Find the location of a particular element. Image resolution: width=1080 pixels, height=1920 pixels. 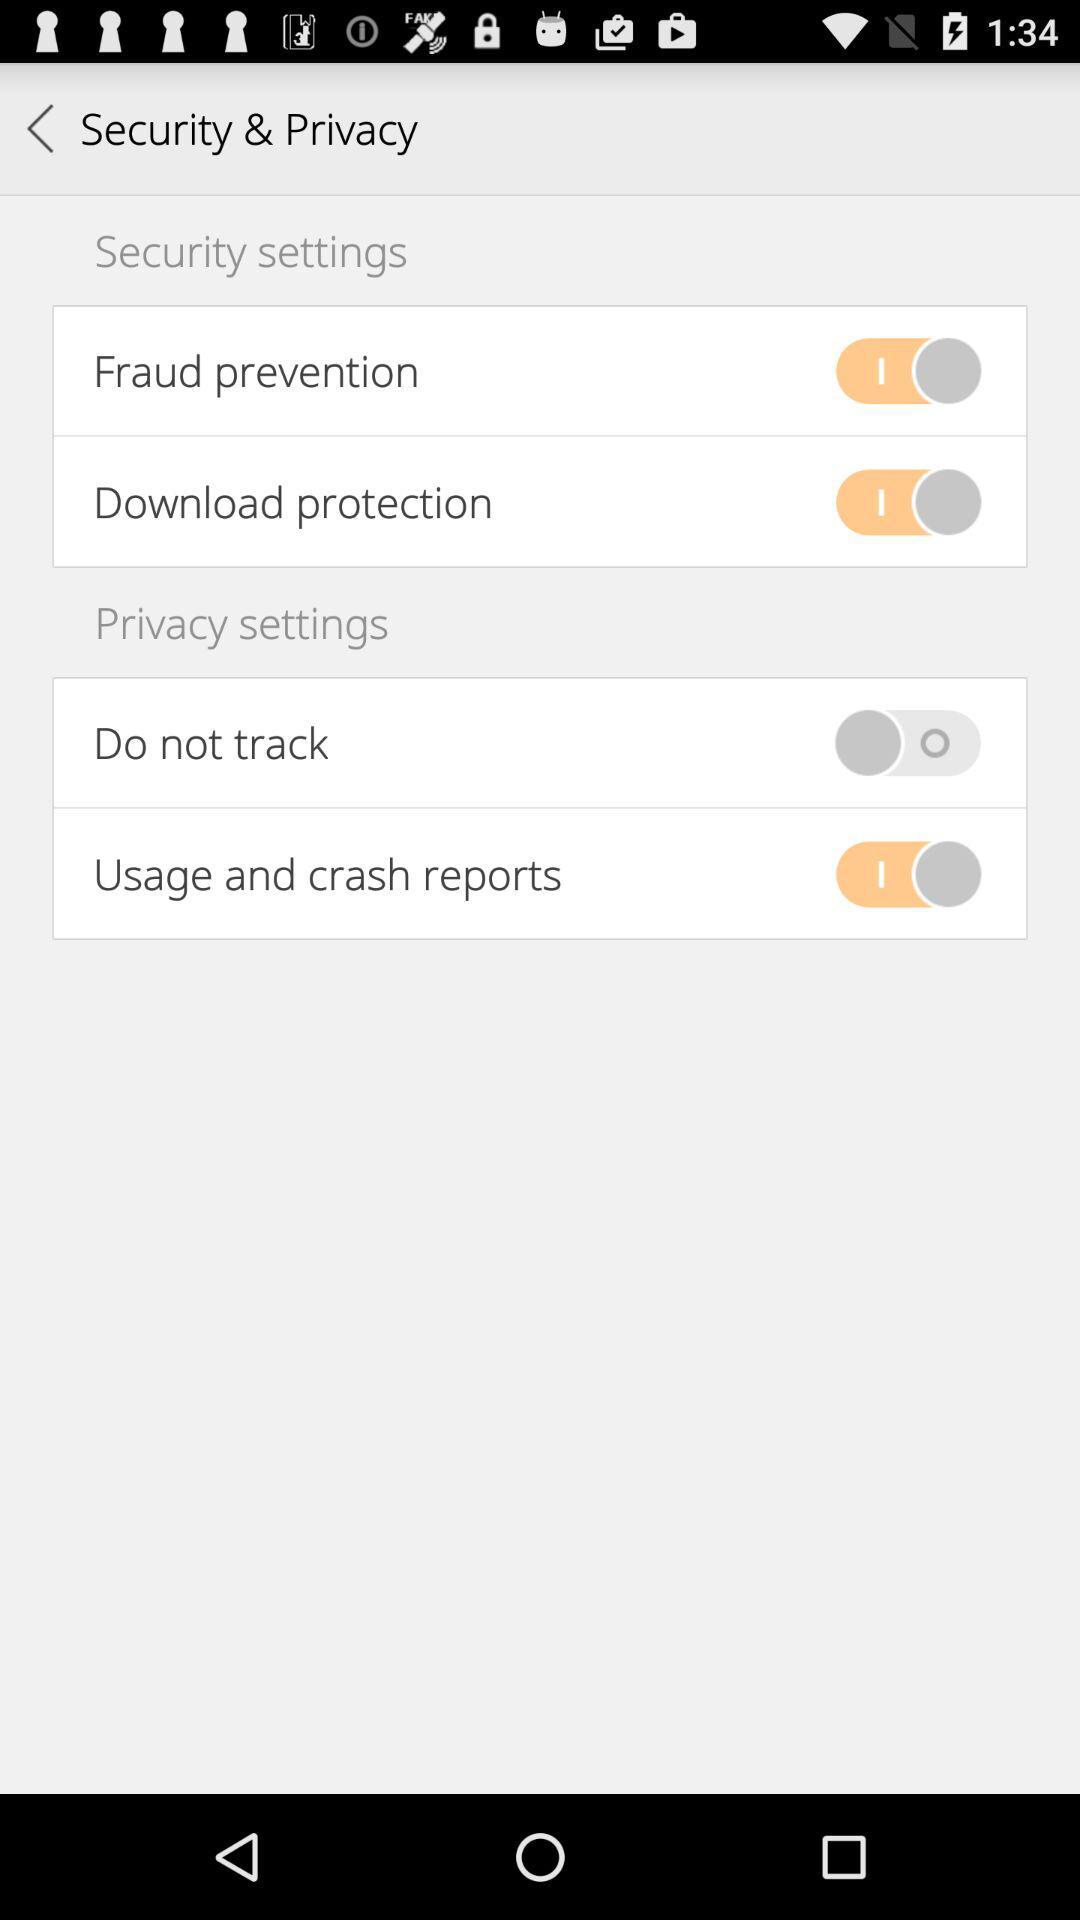

the security & privacy icon is located at coordinates (221, 127).